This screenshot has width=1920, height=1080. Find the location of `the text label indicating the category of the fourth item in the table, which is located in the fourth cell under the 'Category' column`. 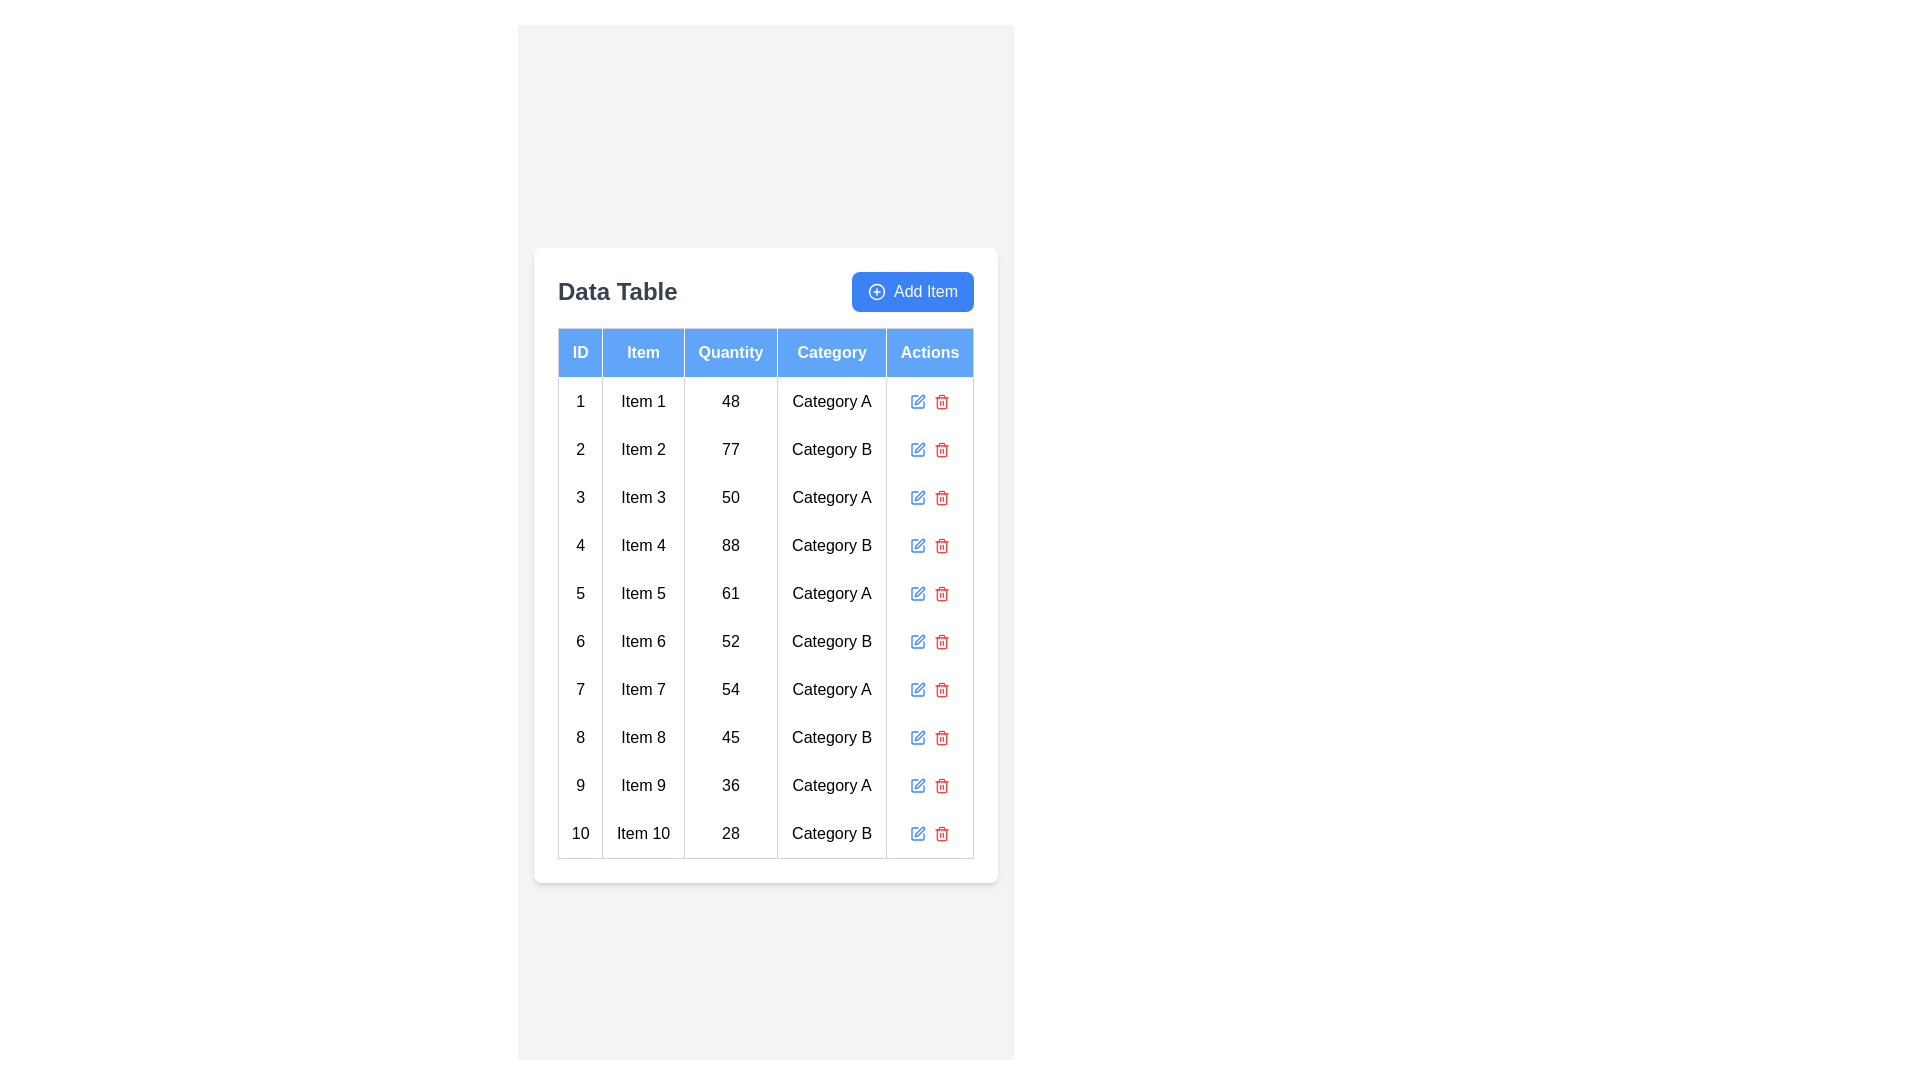

the text label indicating the category of the fourth item in the table, which is located in the fourth cell under the 'Category' column is located at coordinates (832, 545).